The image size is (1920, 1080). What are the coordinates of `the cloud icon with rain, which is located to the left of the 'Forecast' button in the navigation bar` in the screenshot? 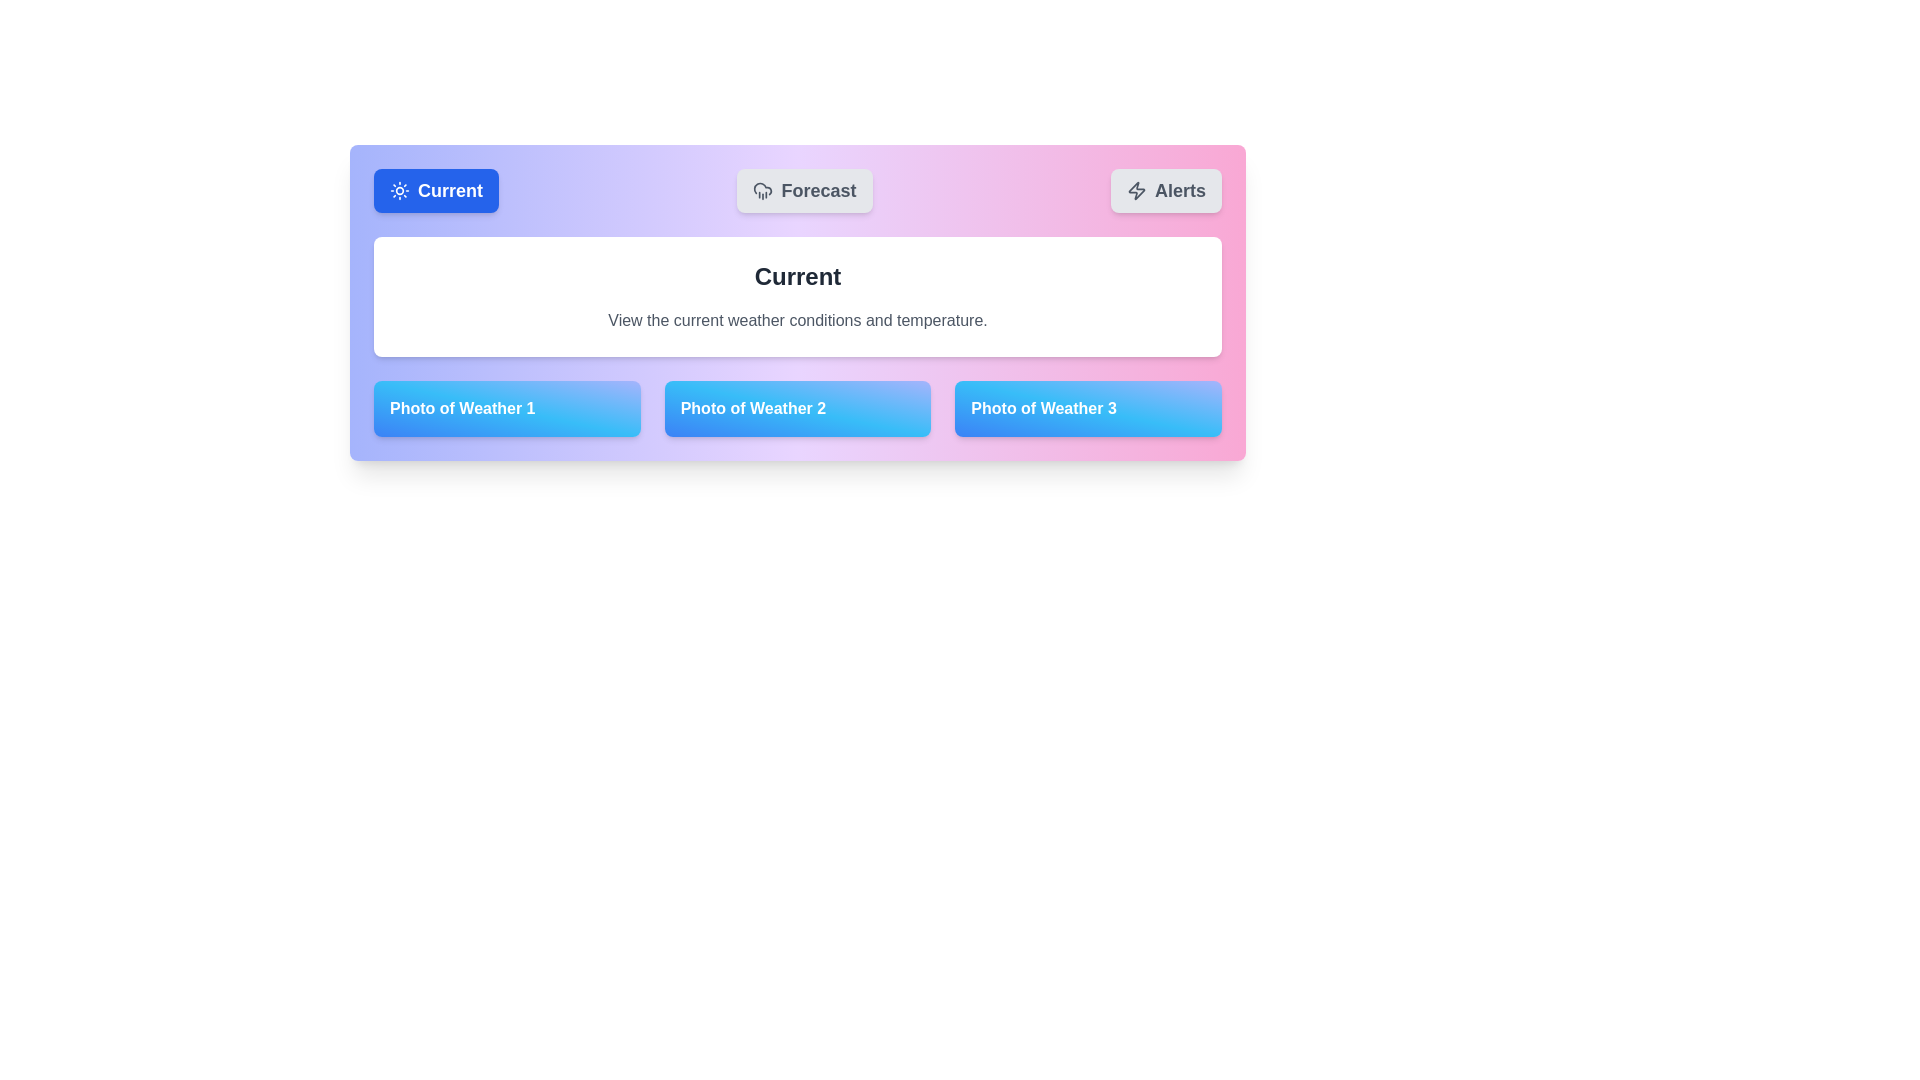 It's located at (762, 191).